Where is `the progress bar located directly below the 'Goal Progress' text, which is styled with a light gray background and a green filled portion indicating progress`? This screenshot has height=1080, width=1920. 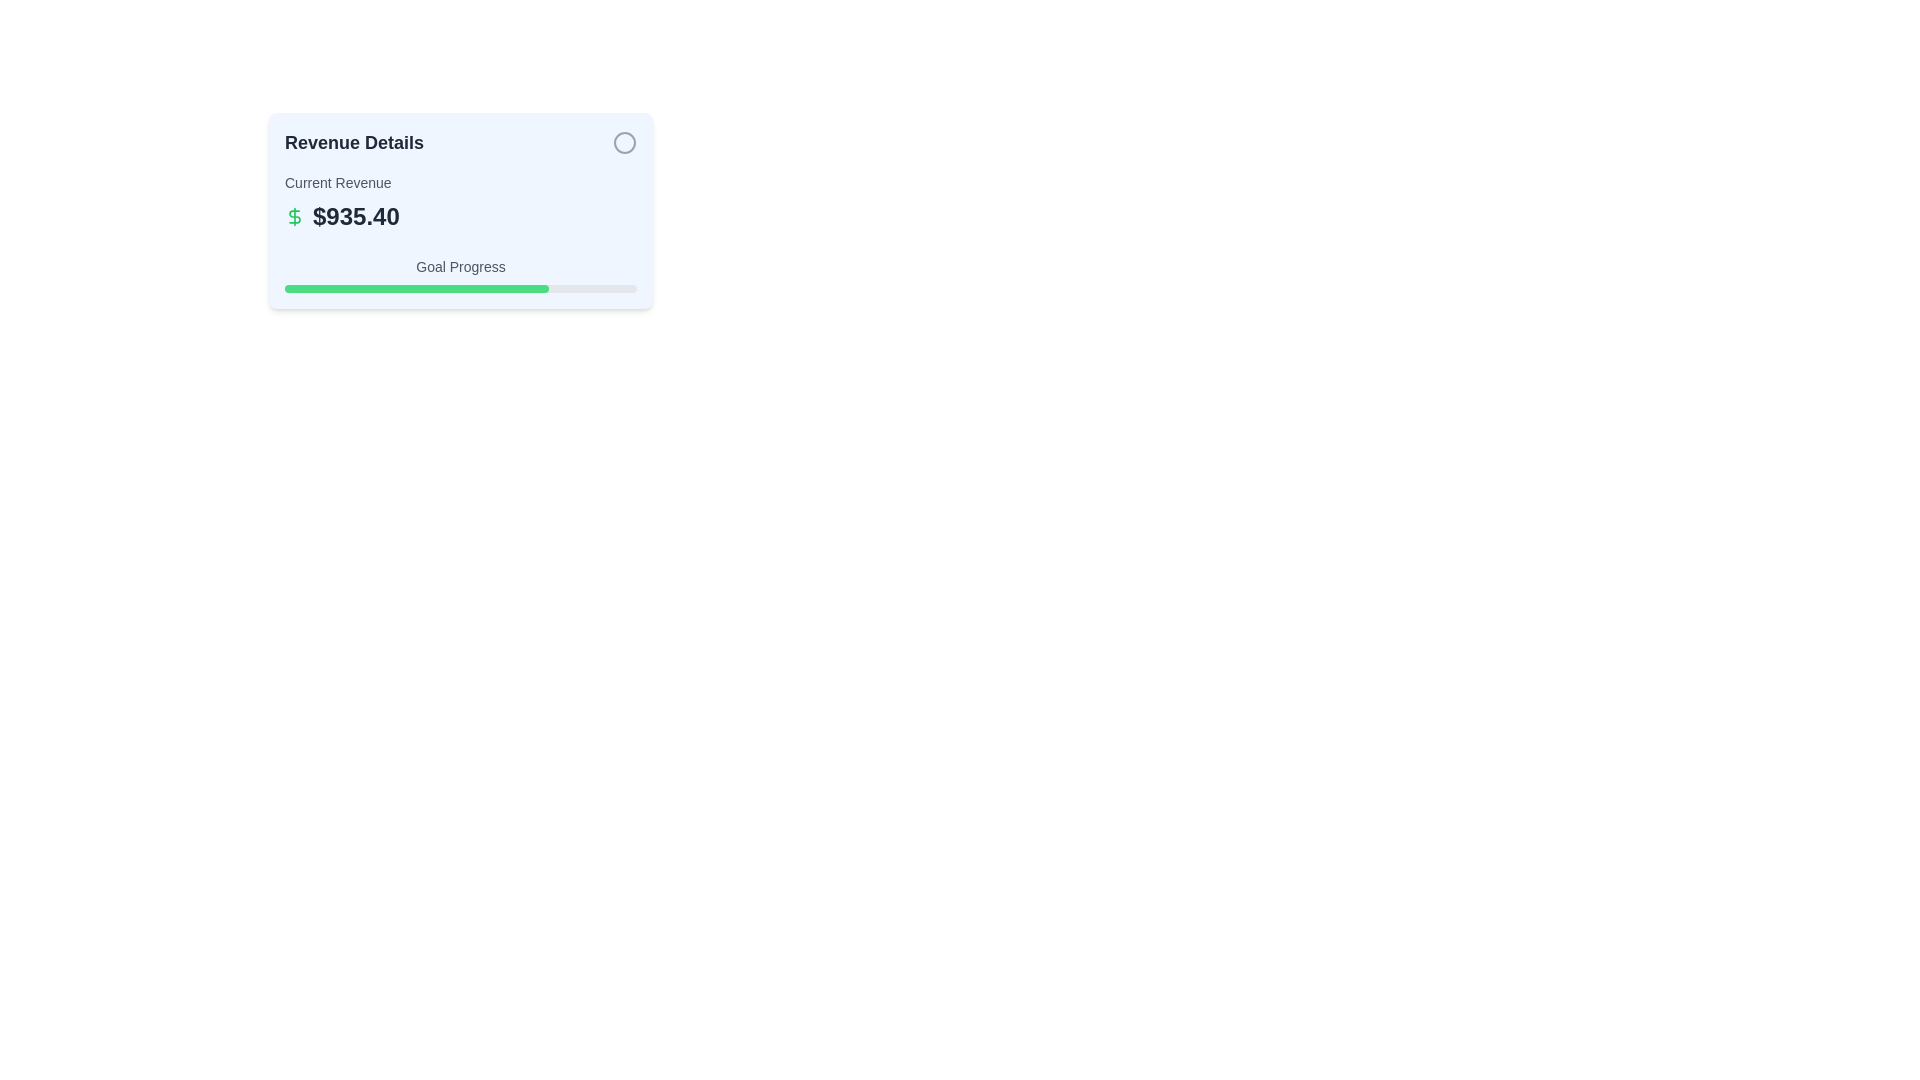
the progress bar located directly below the 'Goal Progress' text, which is styled with a light gray background and a green filled portion indicating progress is located at coordinates (459, 289).